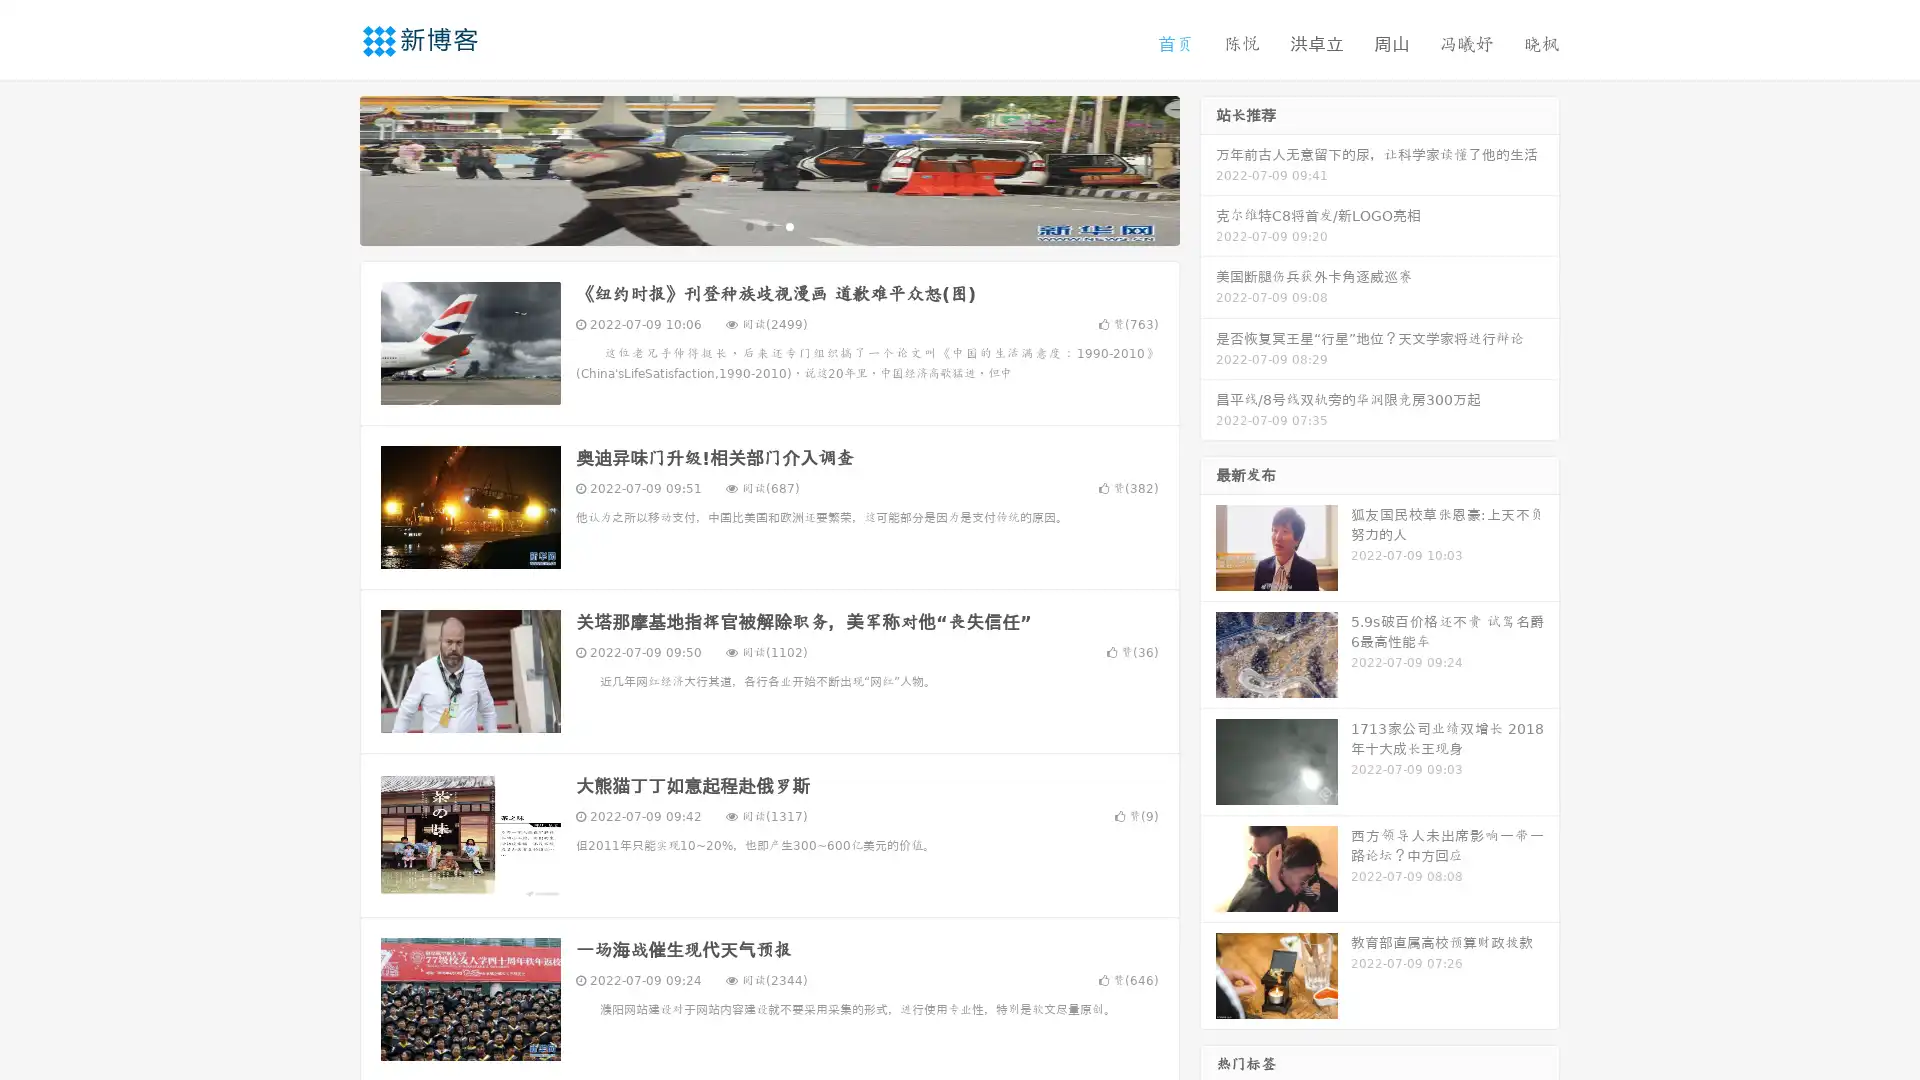  I want to click on Go to slide 1, so click(748, 225).